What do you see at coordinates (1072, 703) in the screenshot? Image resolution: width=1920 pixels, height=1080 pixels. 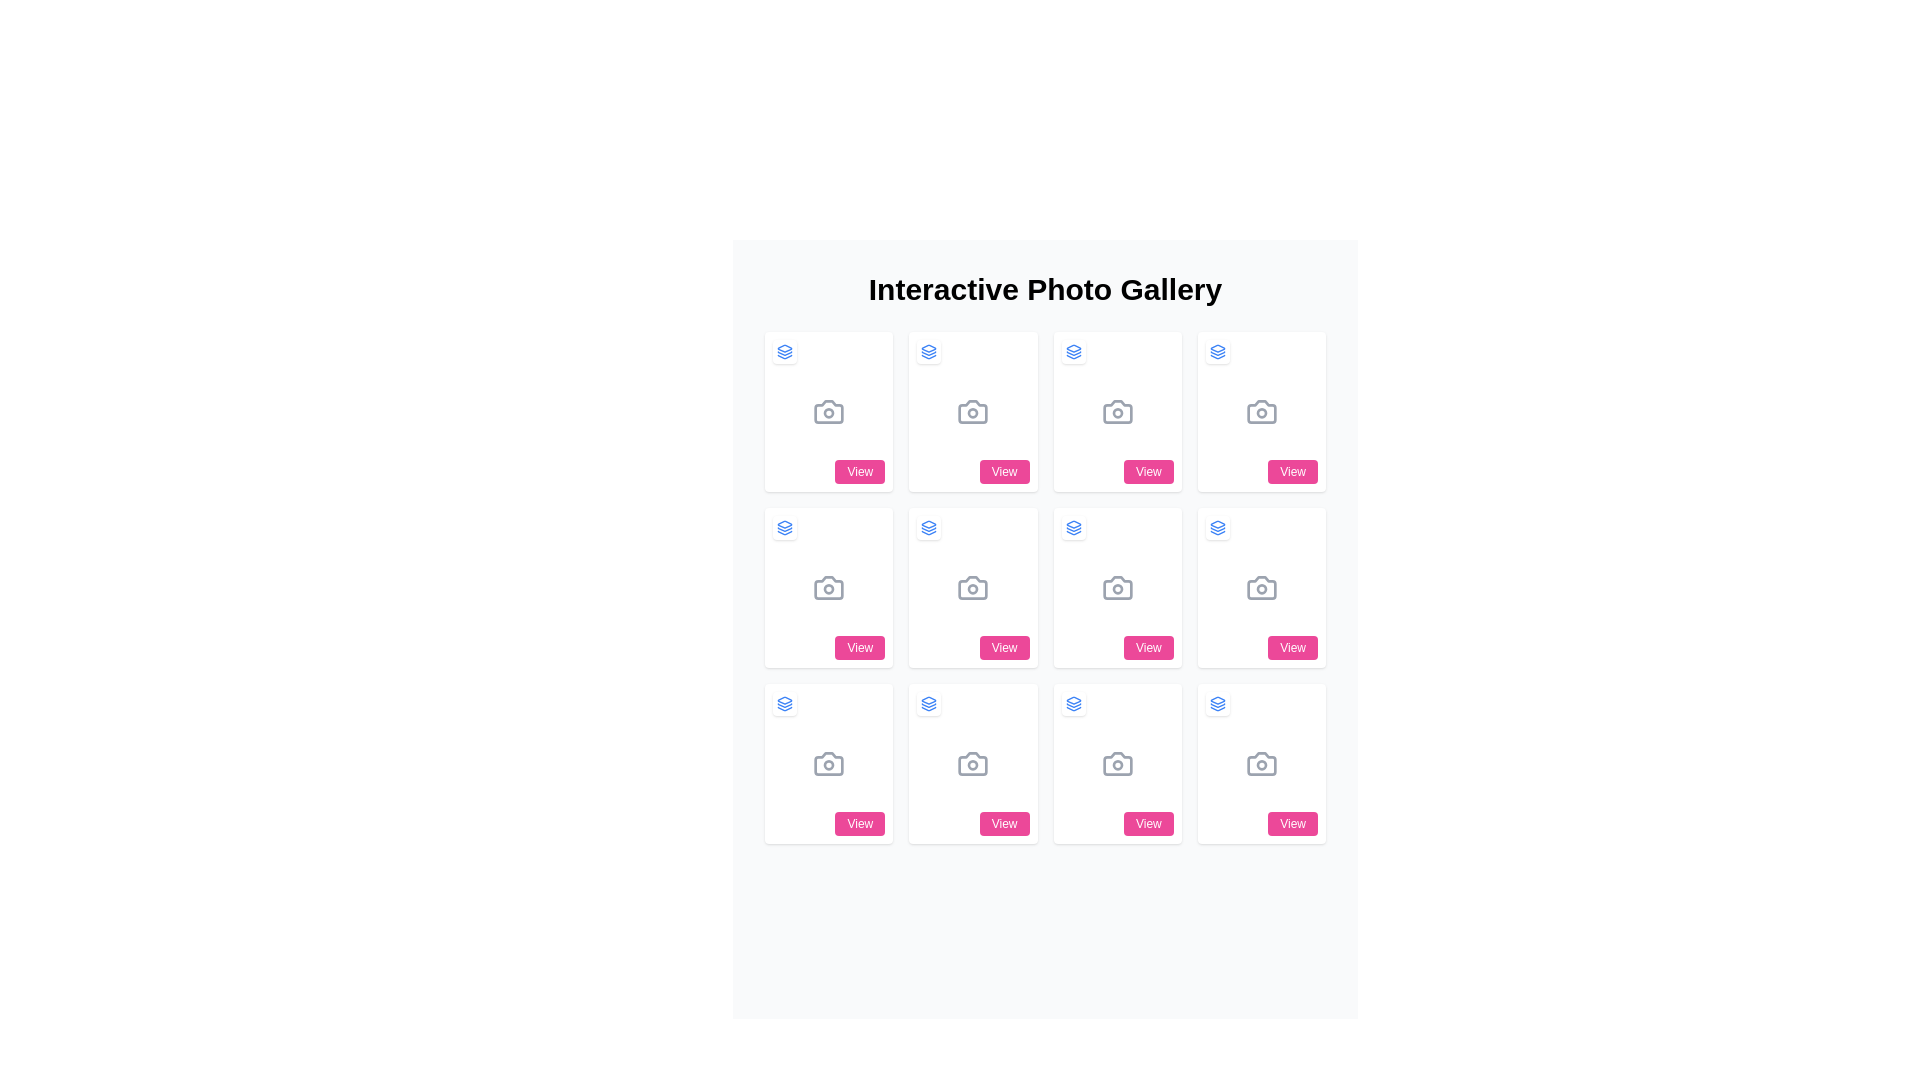 I see `the icon in the top-left corner of the card in the fifth row and second column of the 'Interactive Photo Gallery'` at bounding box center [1072, 703].